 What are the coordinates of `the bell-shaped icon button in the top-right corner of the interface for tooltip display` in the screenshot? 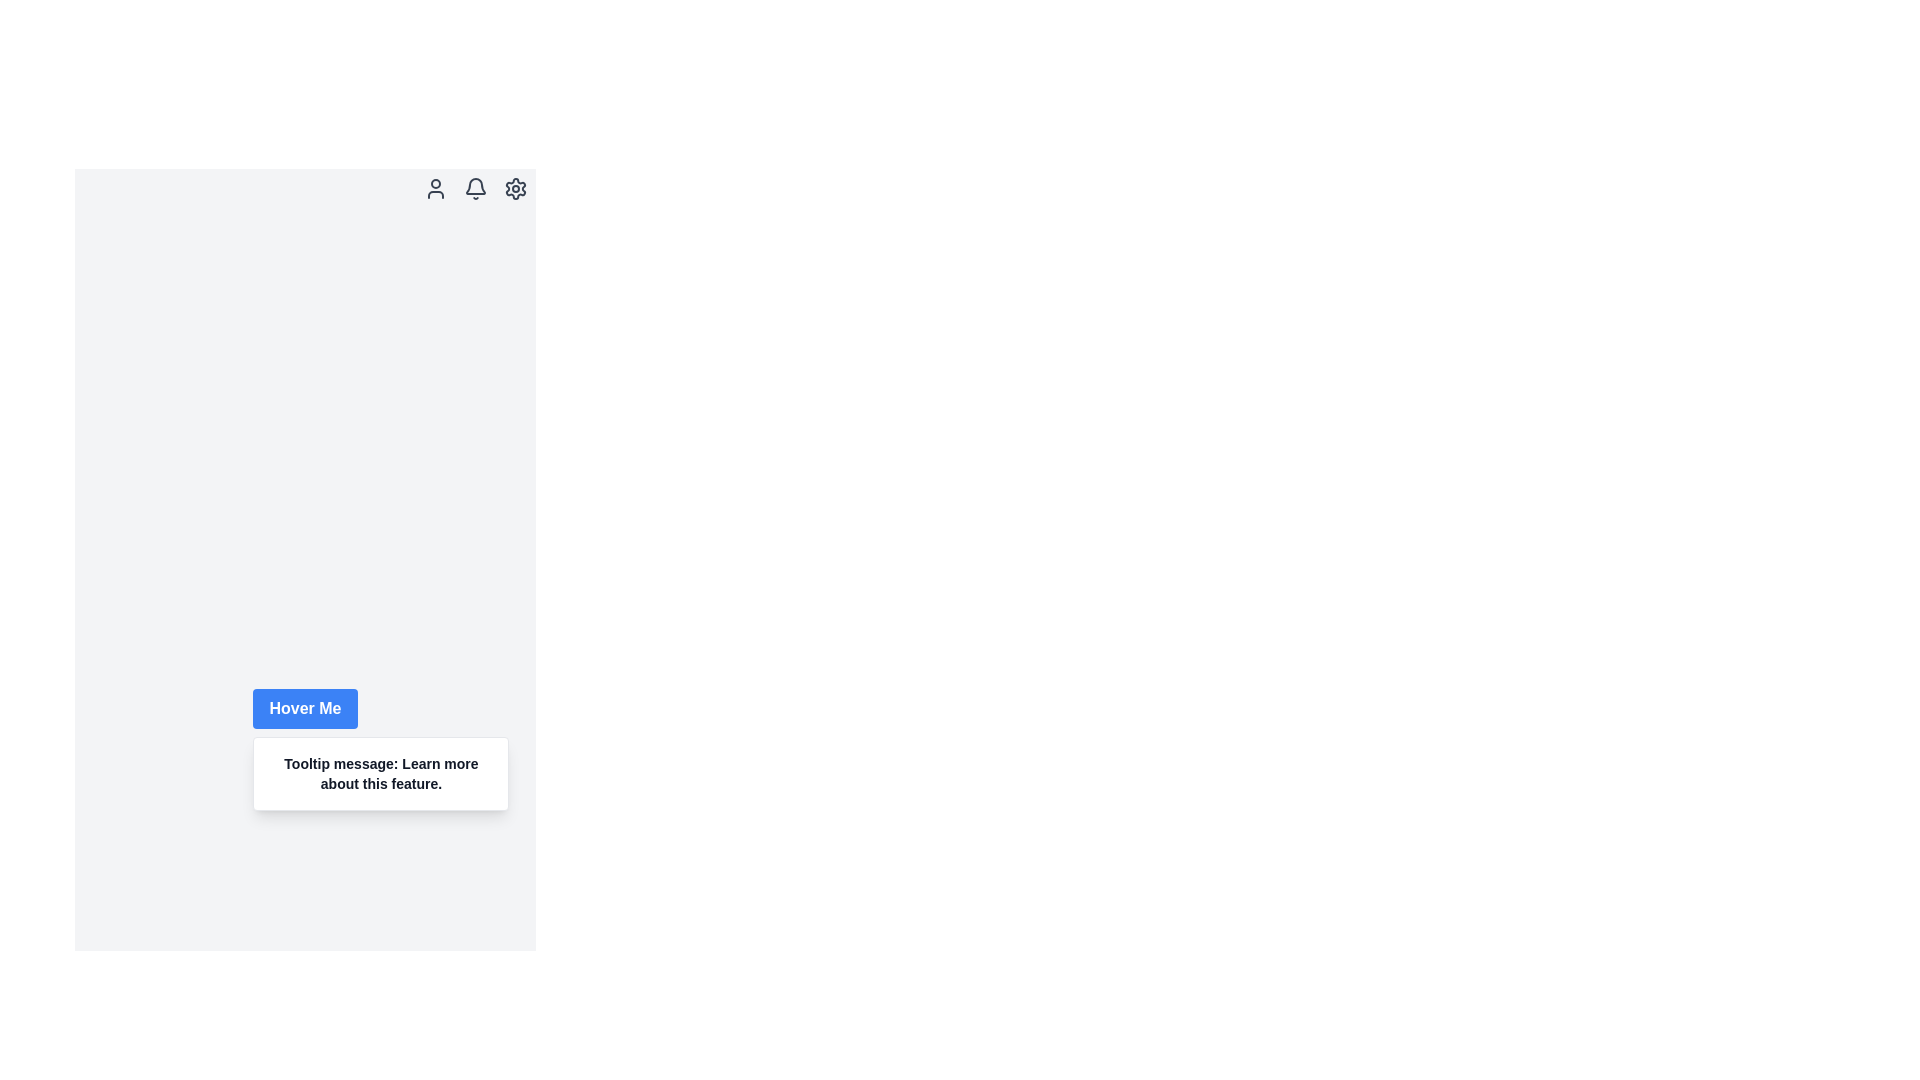 It's located at (474, 189).